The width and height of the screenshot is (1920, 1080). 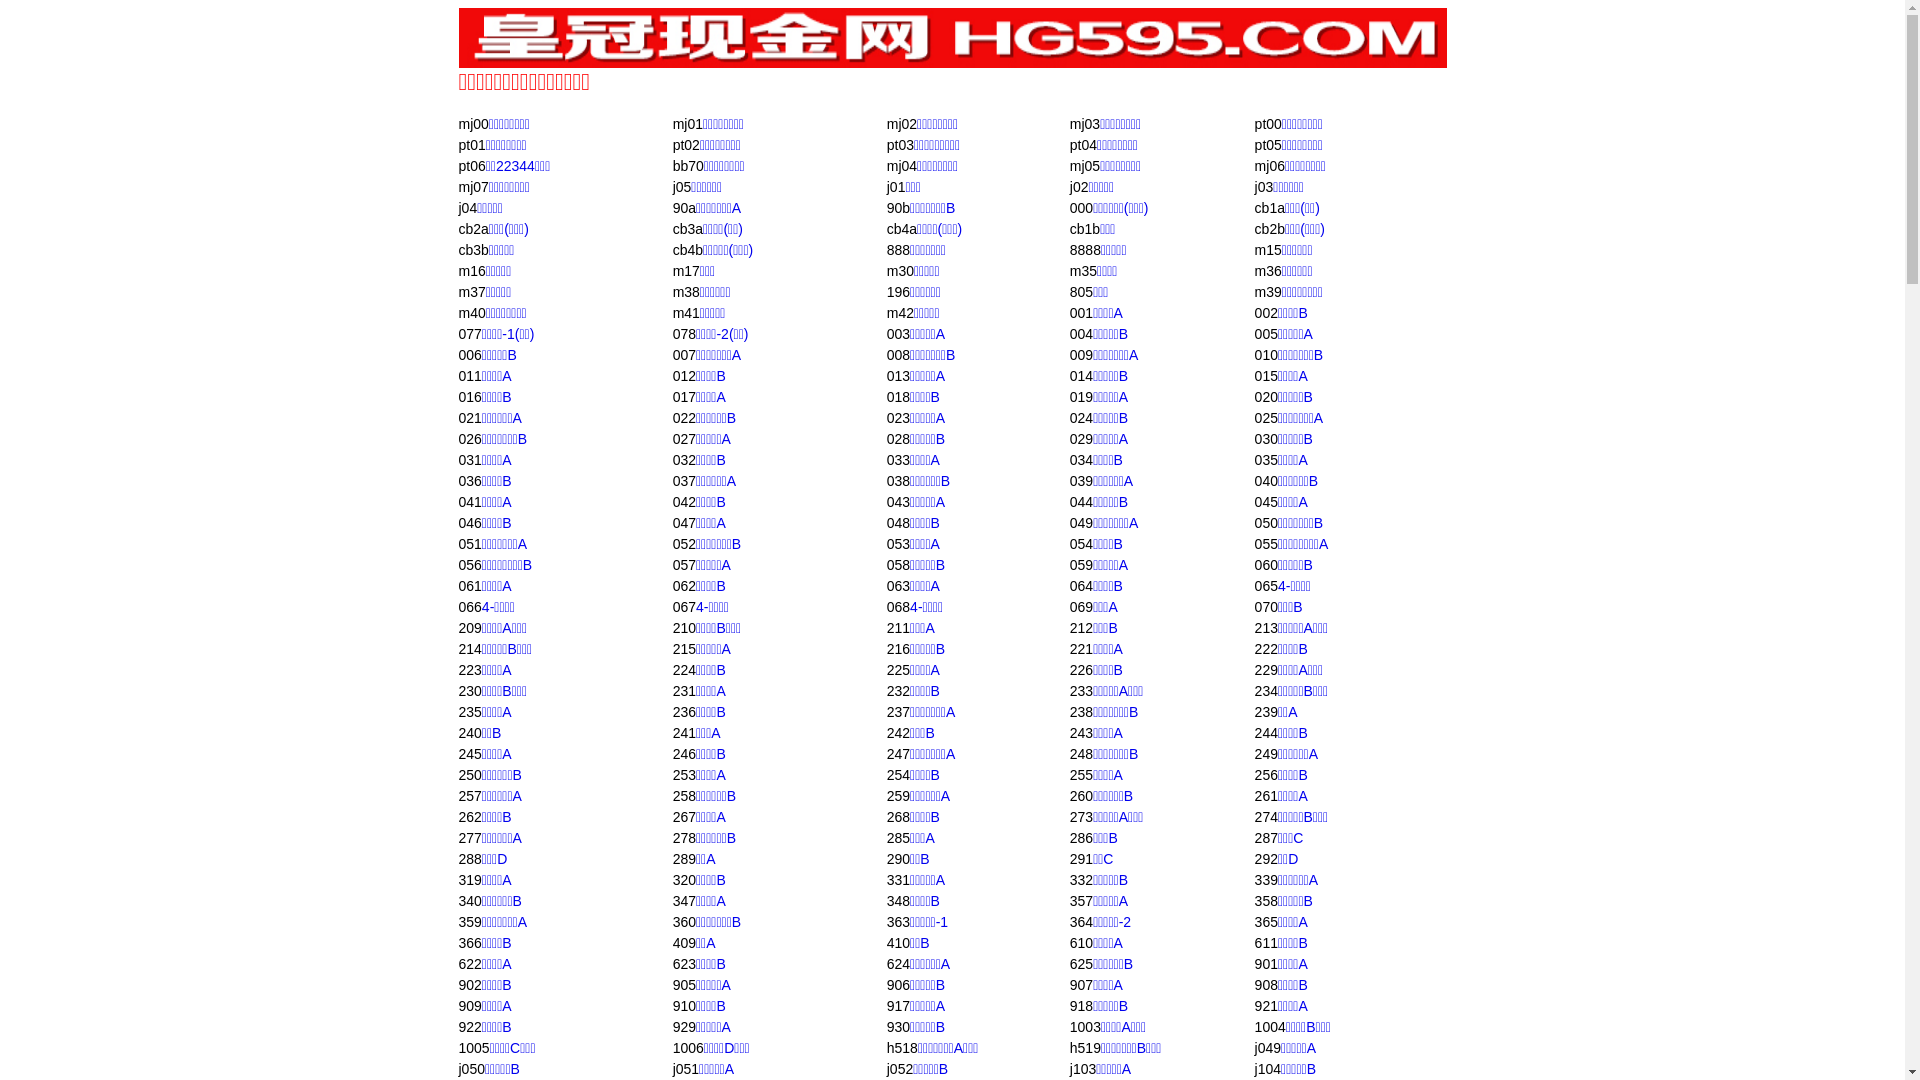 I want to click on '289', so click(x=684, y=858).